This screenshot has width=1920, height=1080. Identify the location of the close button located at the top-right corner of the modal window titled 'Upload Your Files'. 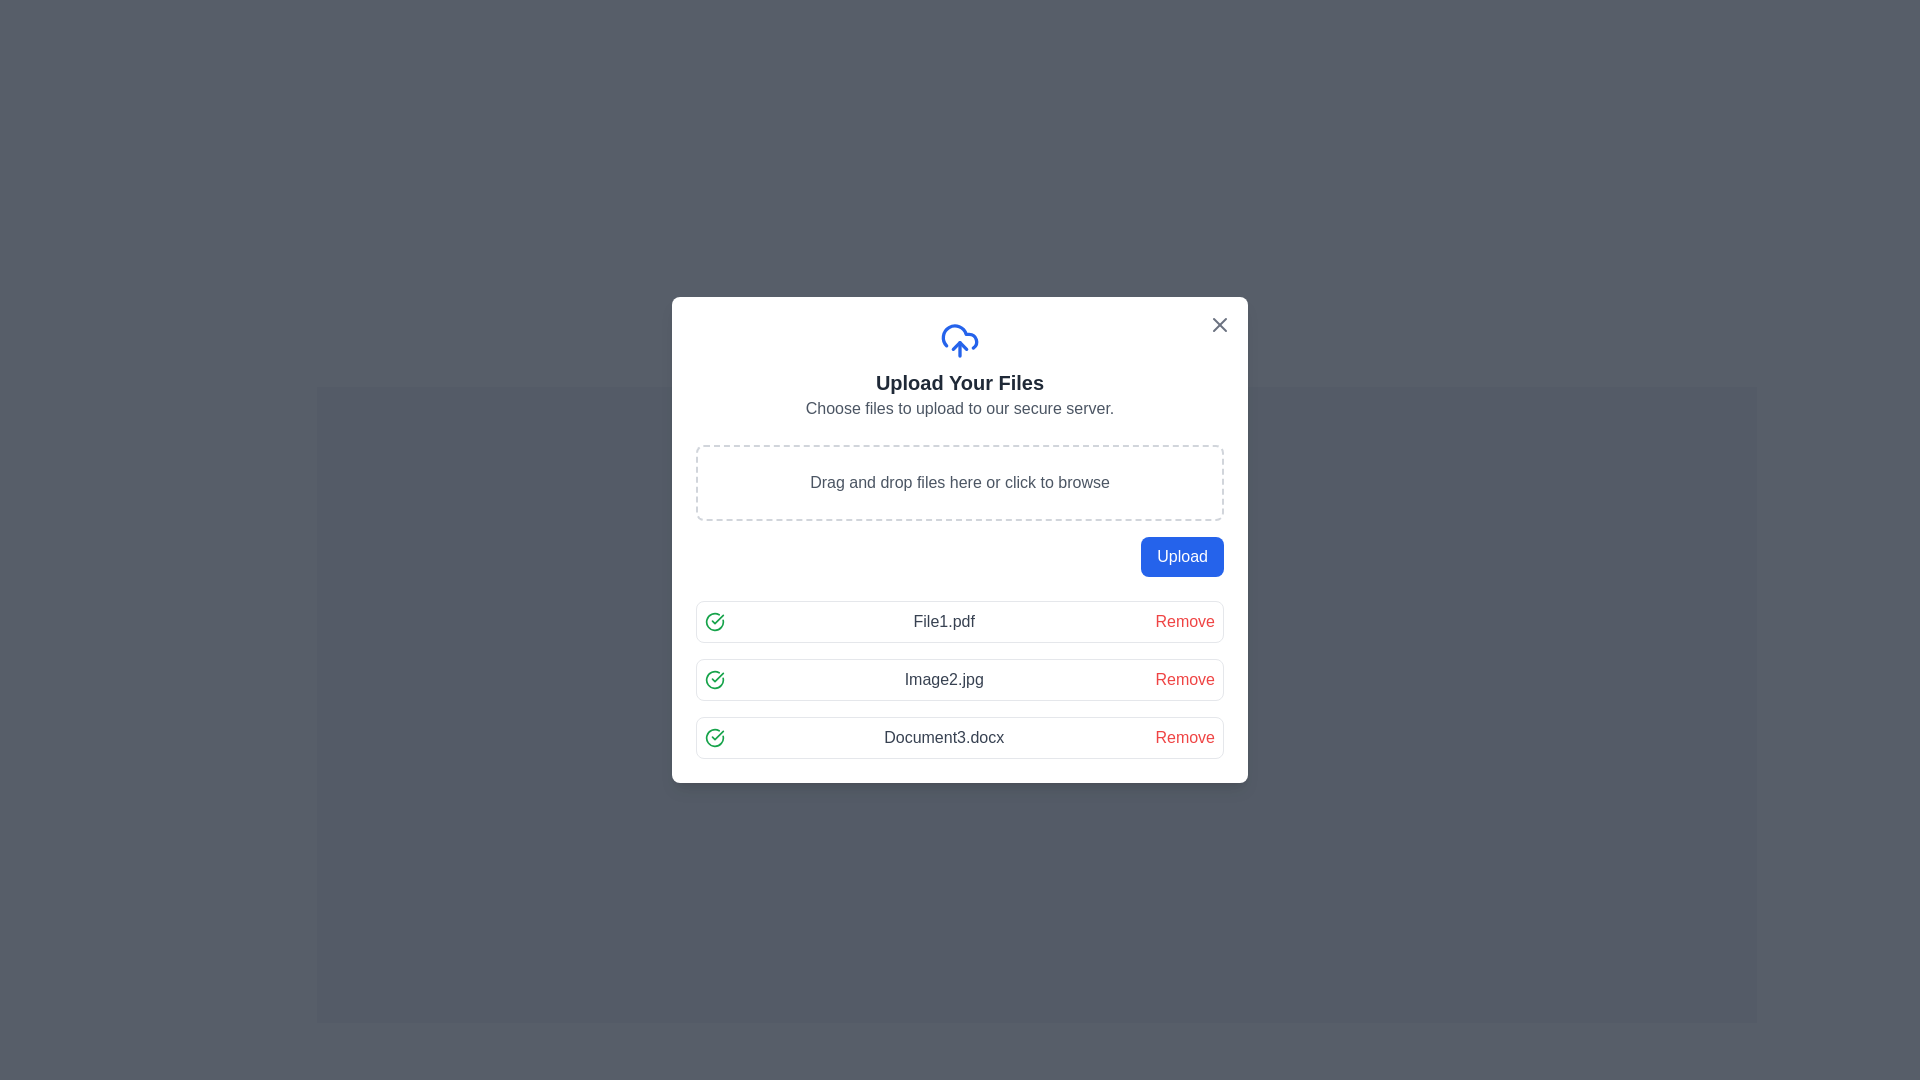
(1218, 323).